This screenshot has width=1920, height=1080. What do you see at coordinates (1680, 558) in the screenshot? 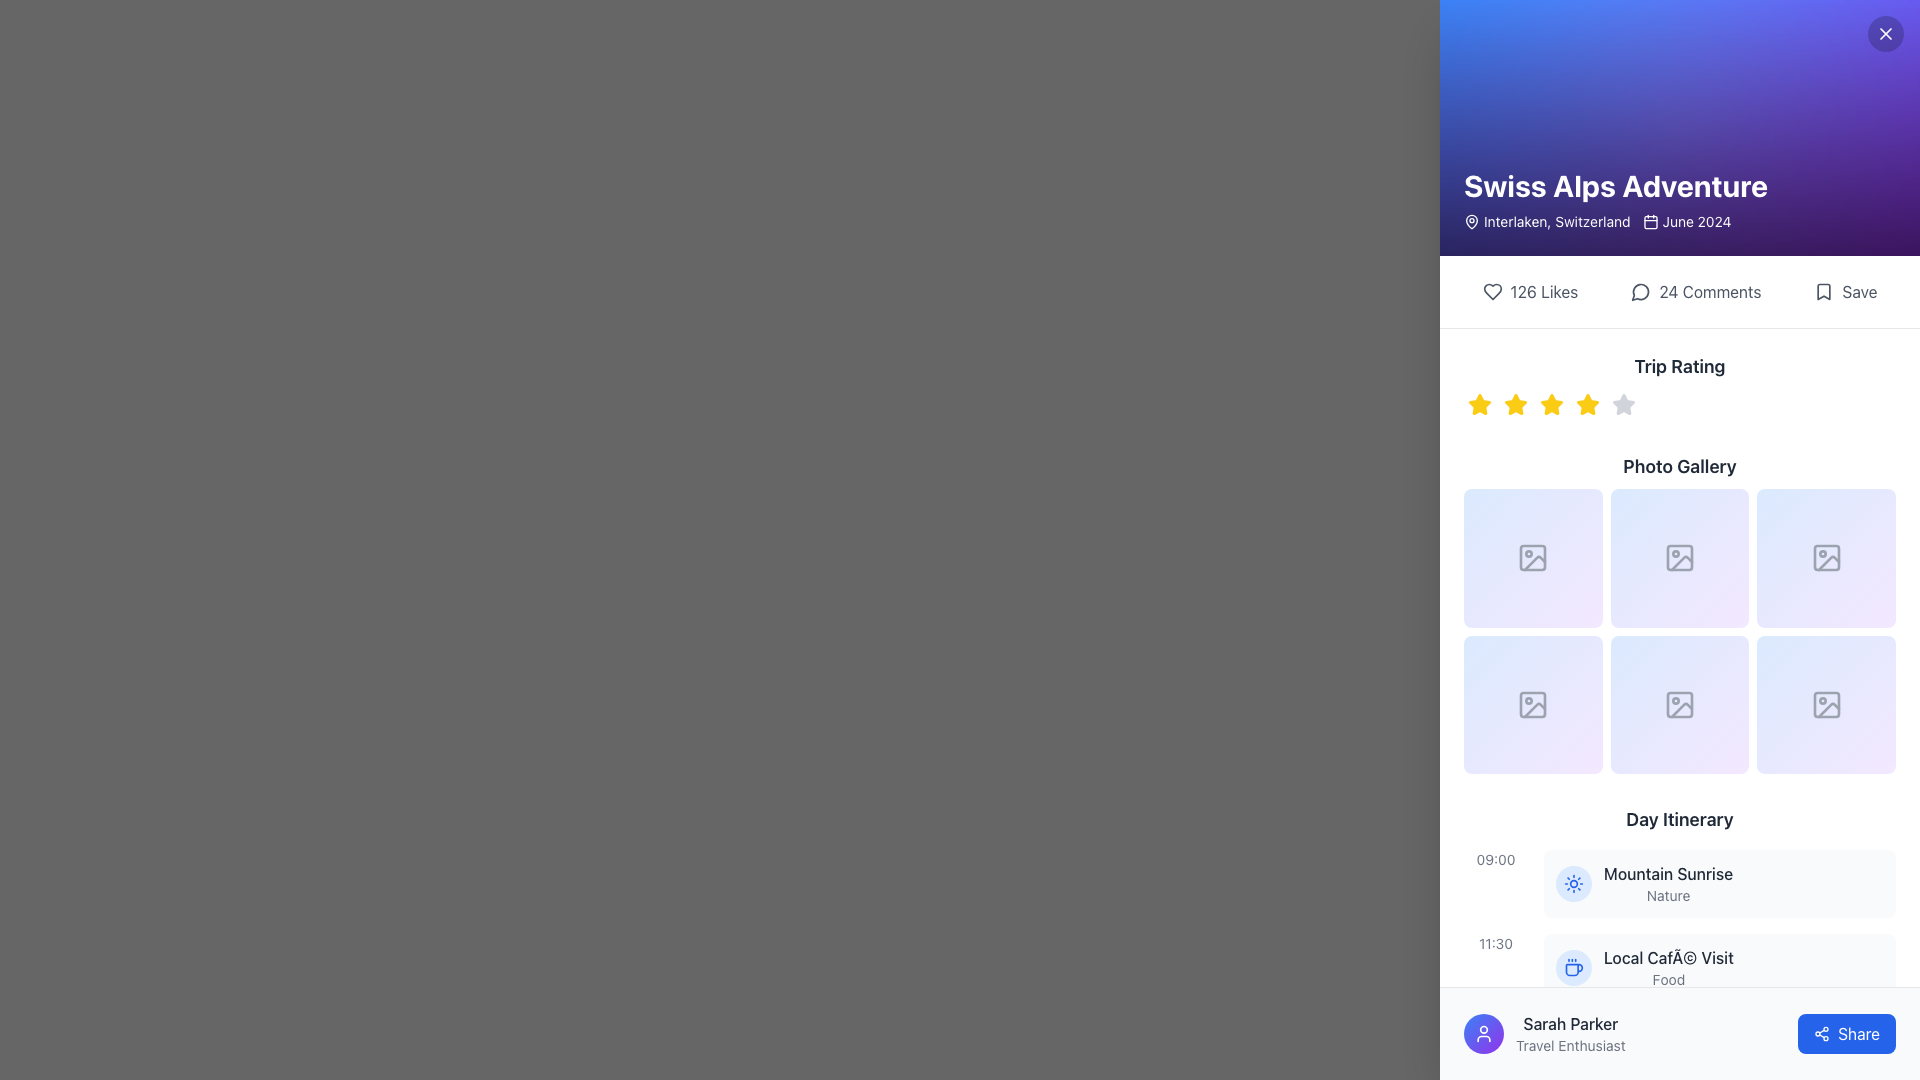
I see `the SVG element representing an image icon placeholder located in the second row and second column of the 'Photo Gallery' section` at bounding box center [1680, 558].